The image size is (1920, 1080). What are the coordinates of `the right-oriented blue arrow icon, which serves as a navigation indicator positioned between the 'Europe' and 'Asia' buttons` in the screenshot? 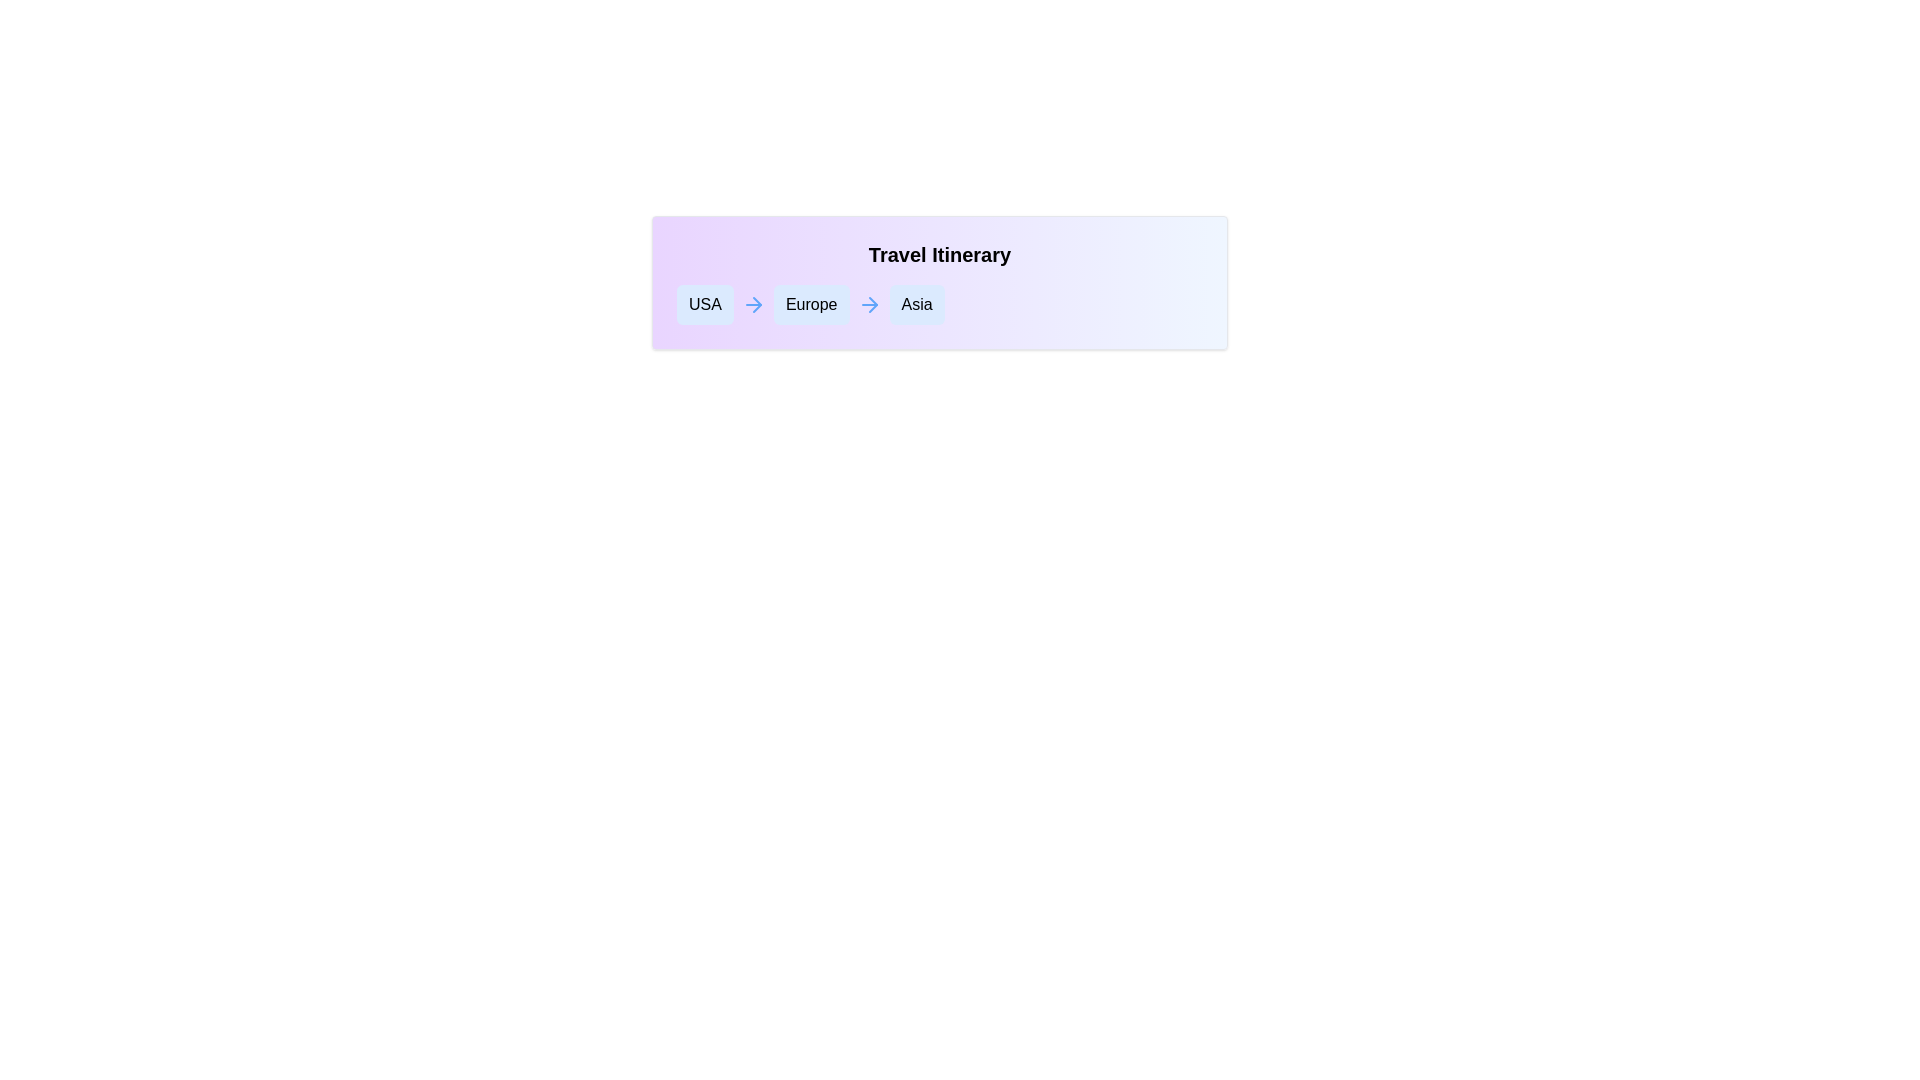 It's located at (869, 304).